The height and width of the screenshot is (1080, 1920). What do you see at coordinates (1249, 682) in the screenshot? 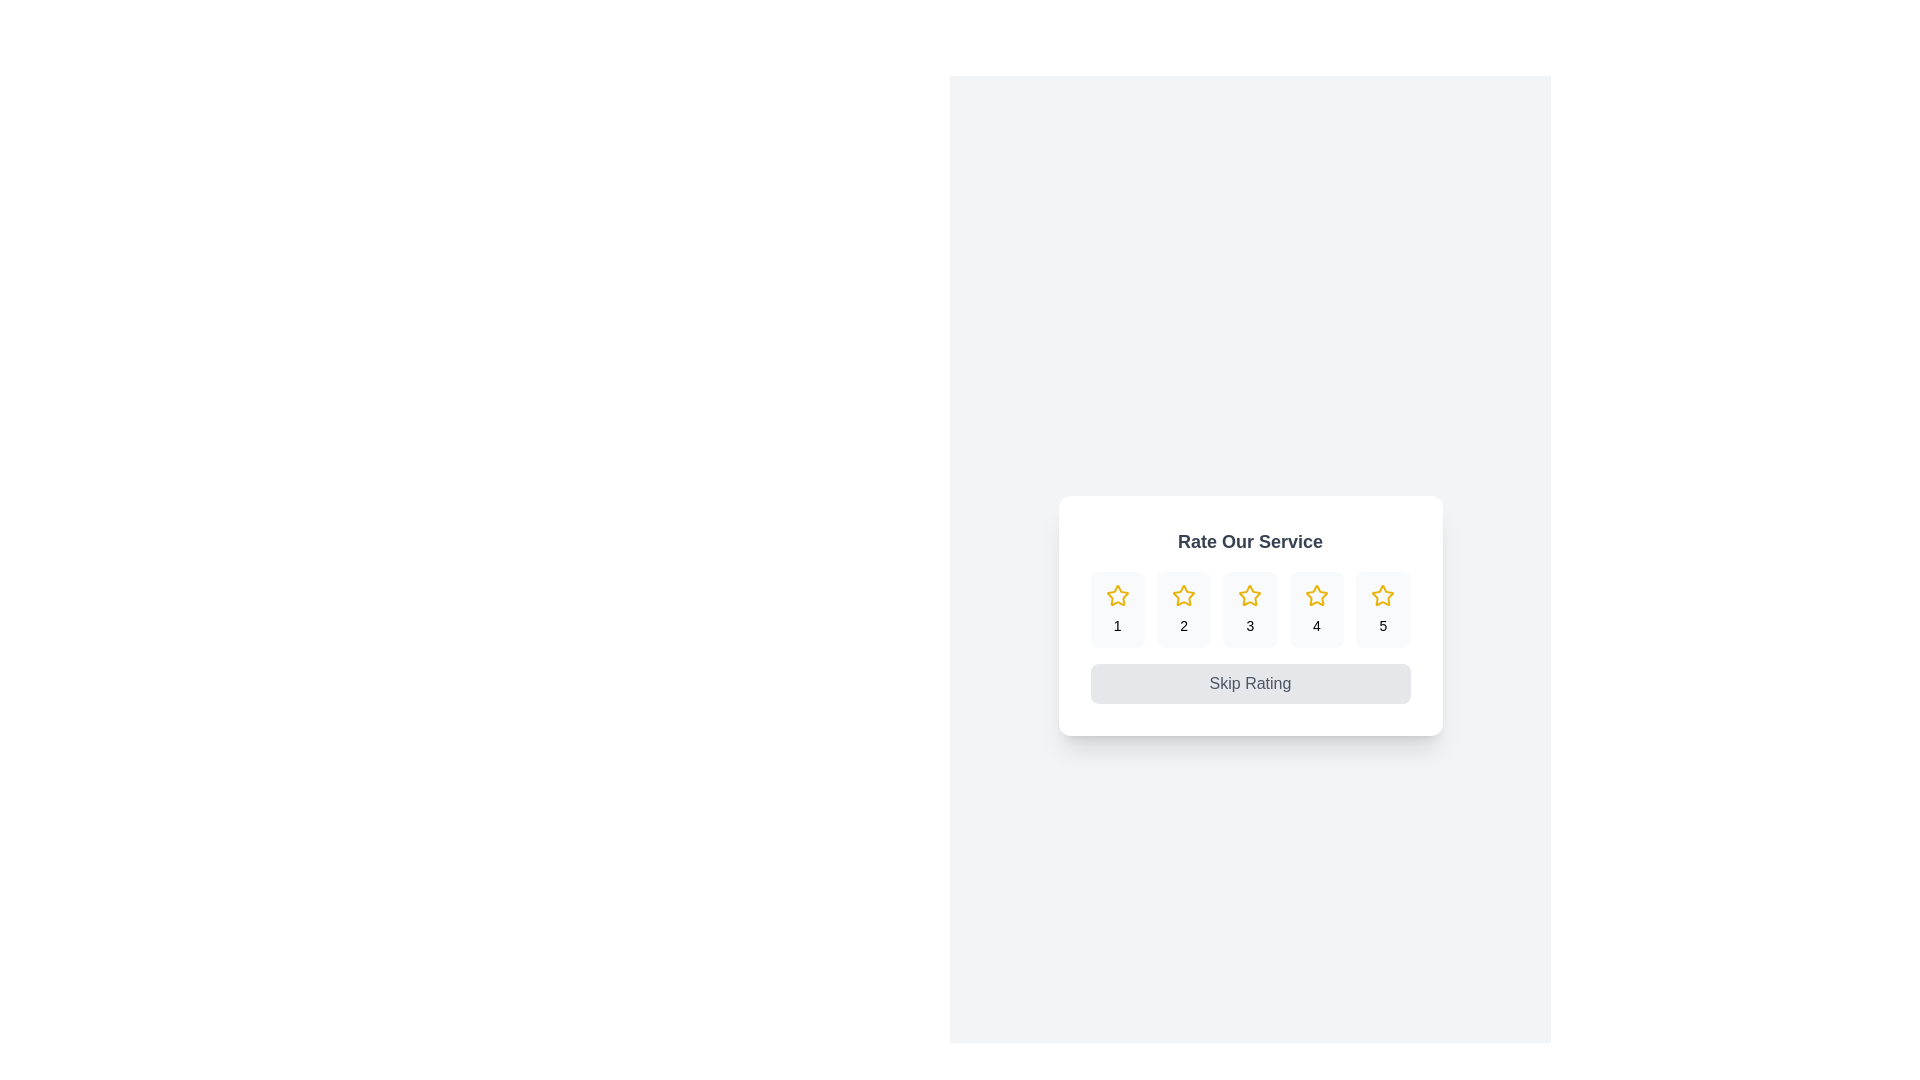
I see `the 'Skip Rating' button to skip the rating process` at bounding box center [1249, 682].